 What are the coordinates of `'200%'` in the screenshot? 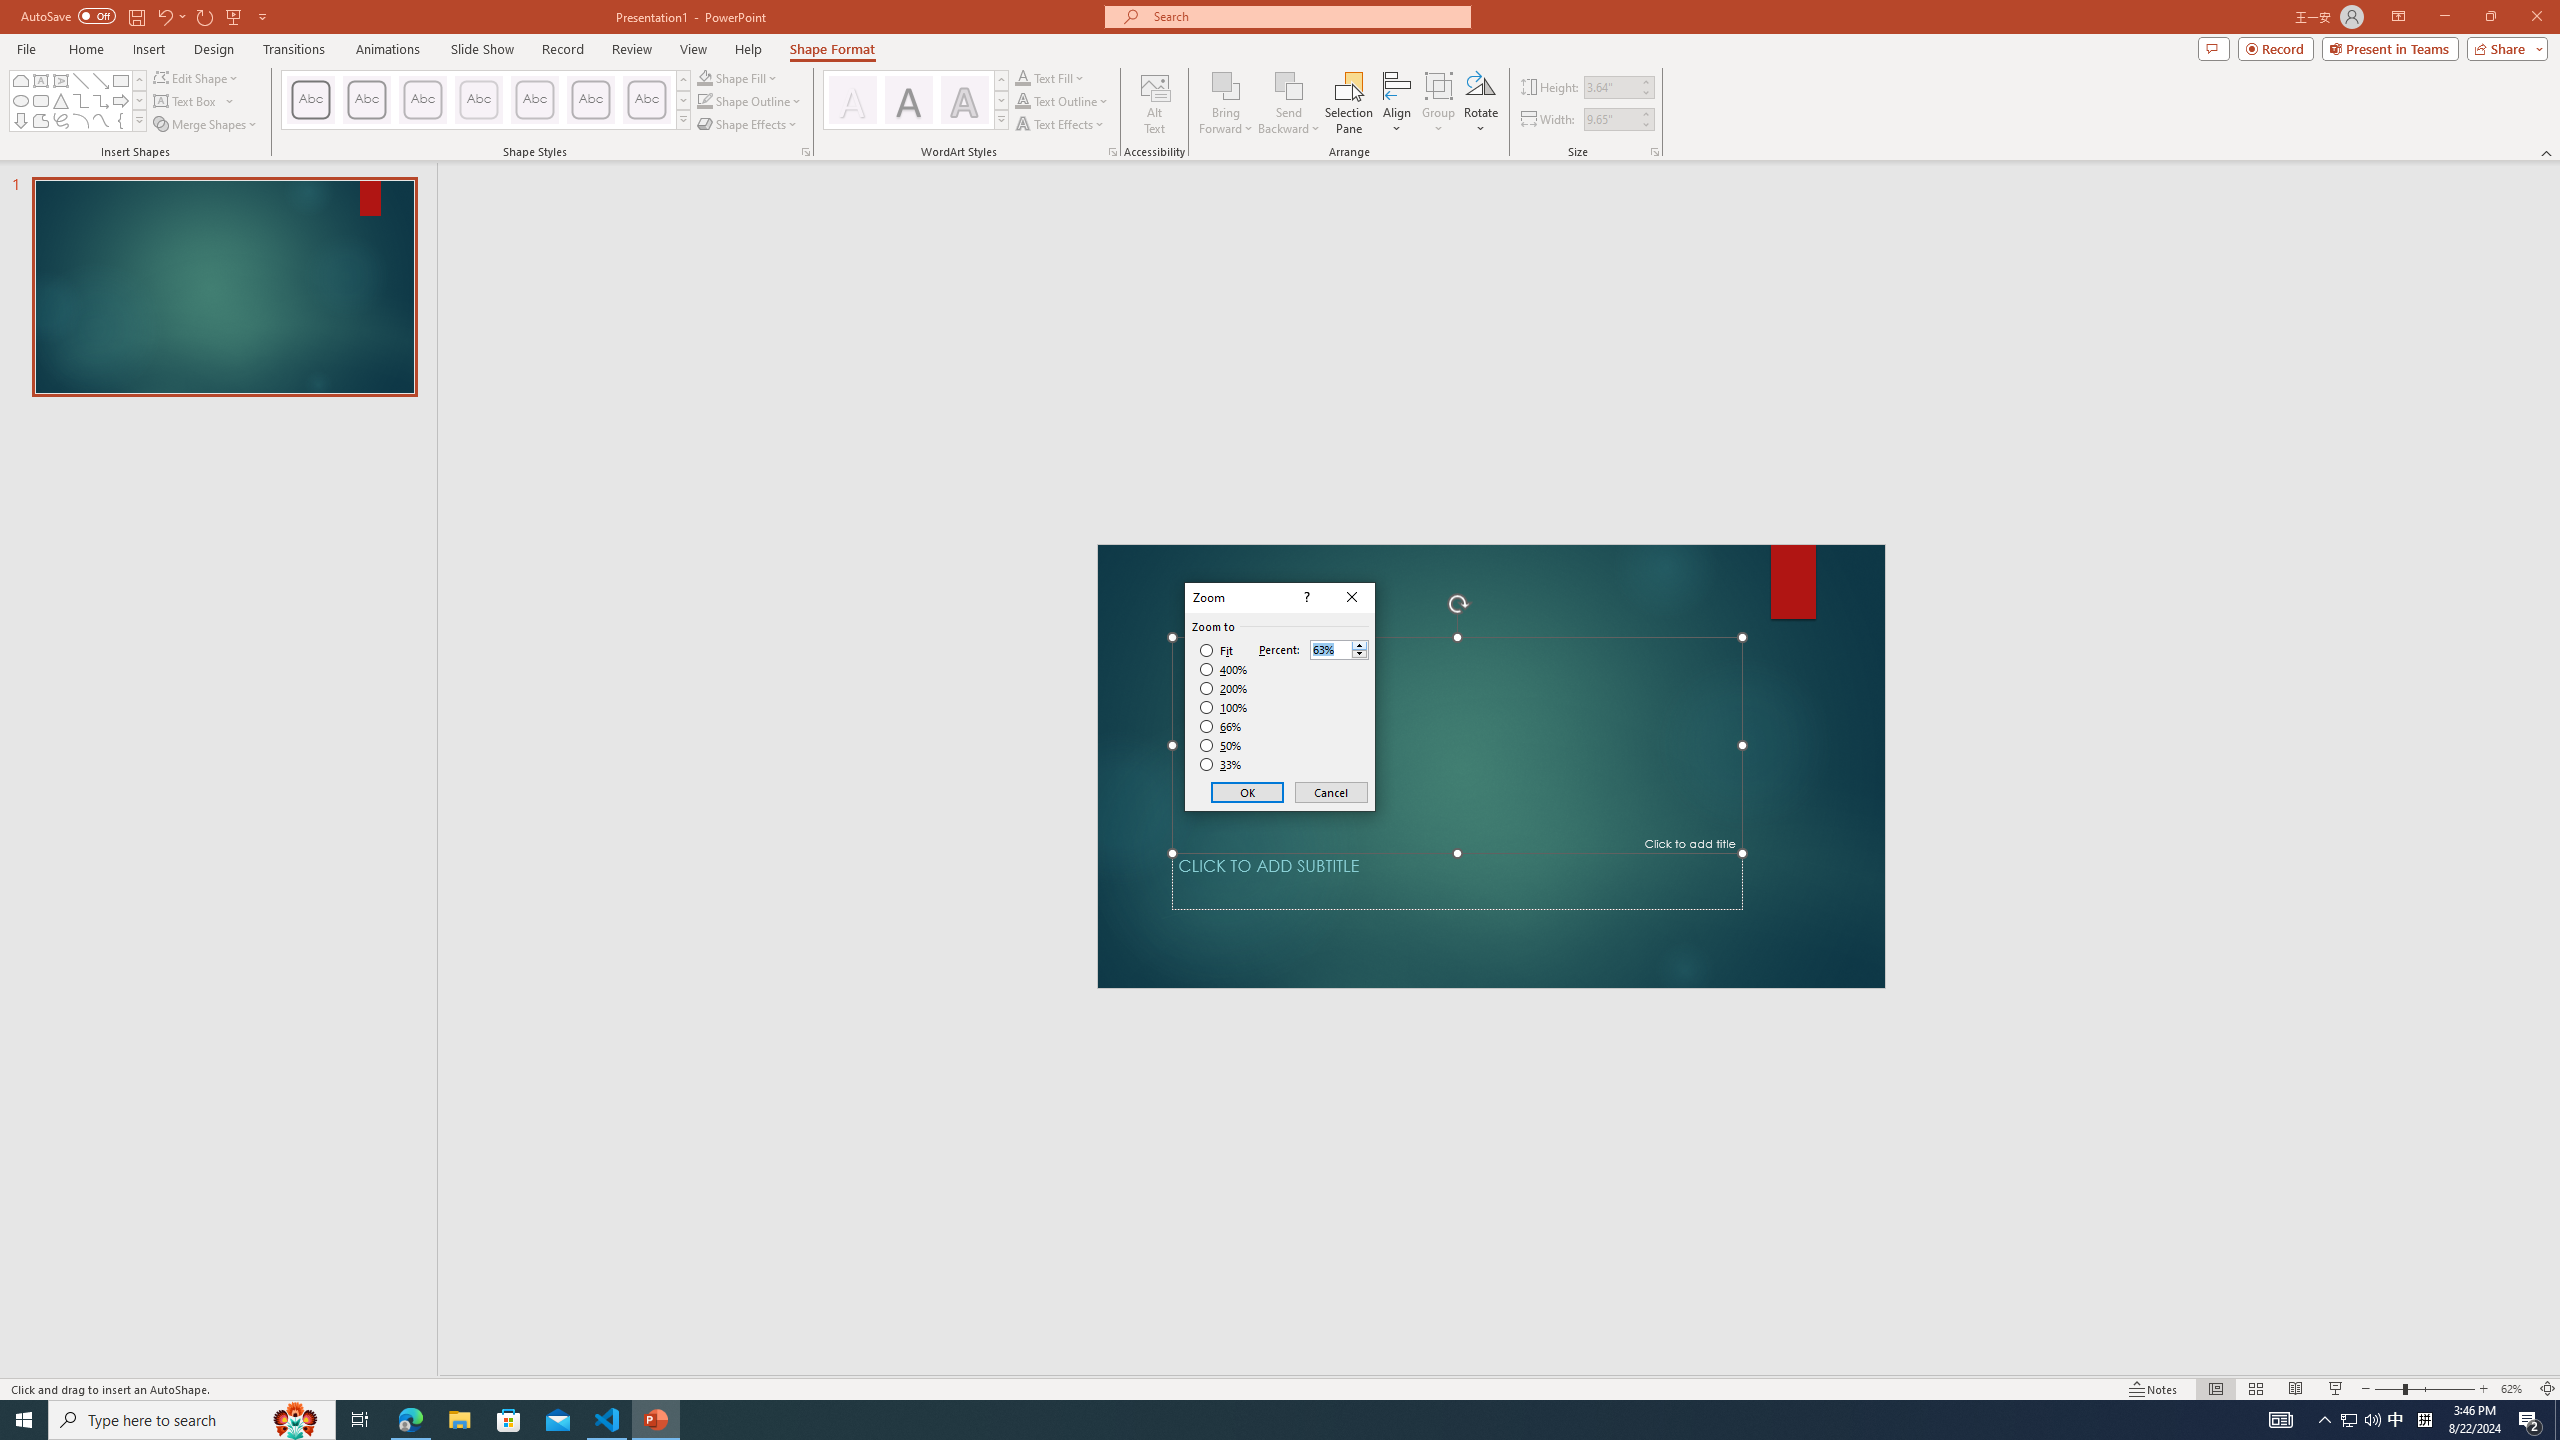 It's located at (1223, 689).